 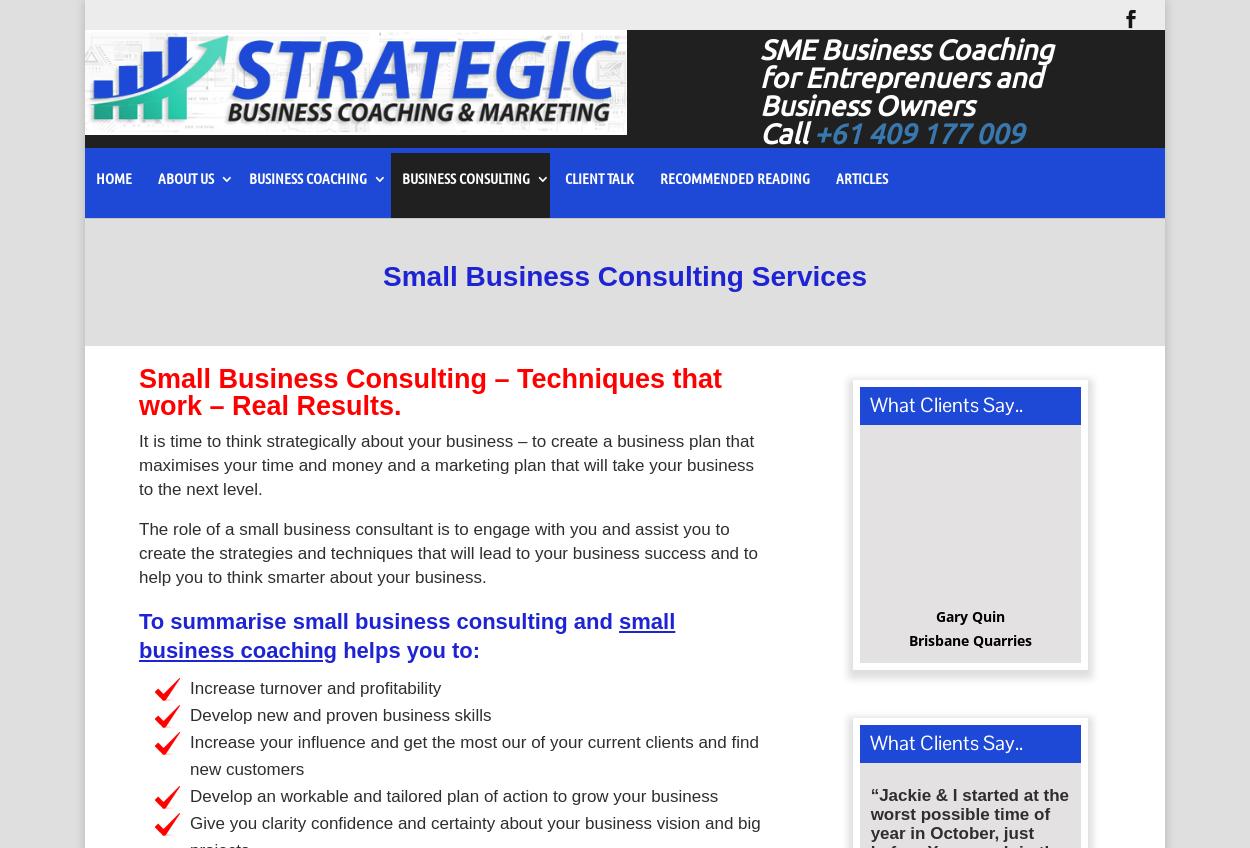 What do you see at coordinates (379, 627) in the screenshot?
I see `'To summarise small business consulting and'` at bounding box center [379, 627].